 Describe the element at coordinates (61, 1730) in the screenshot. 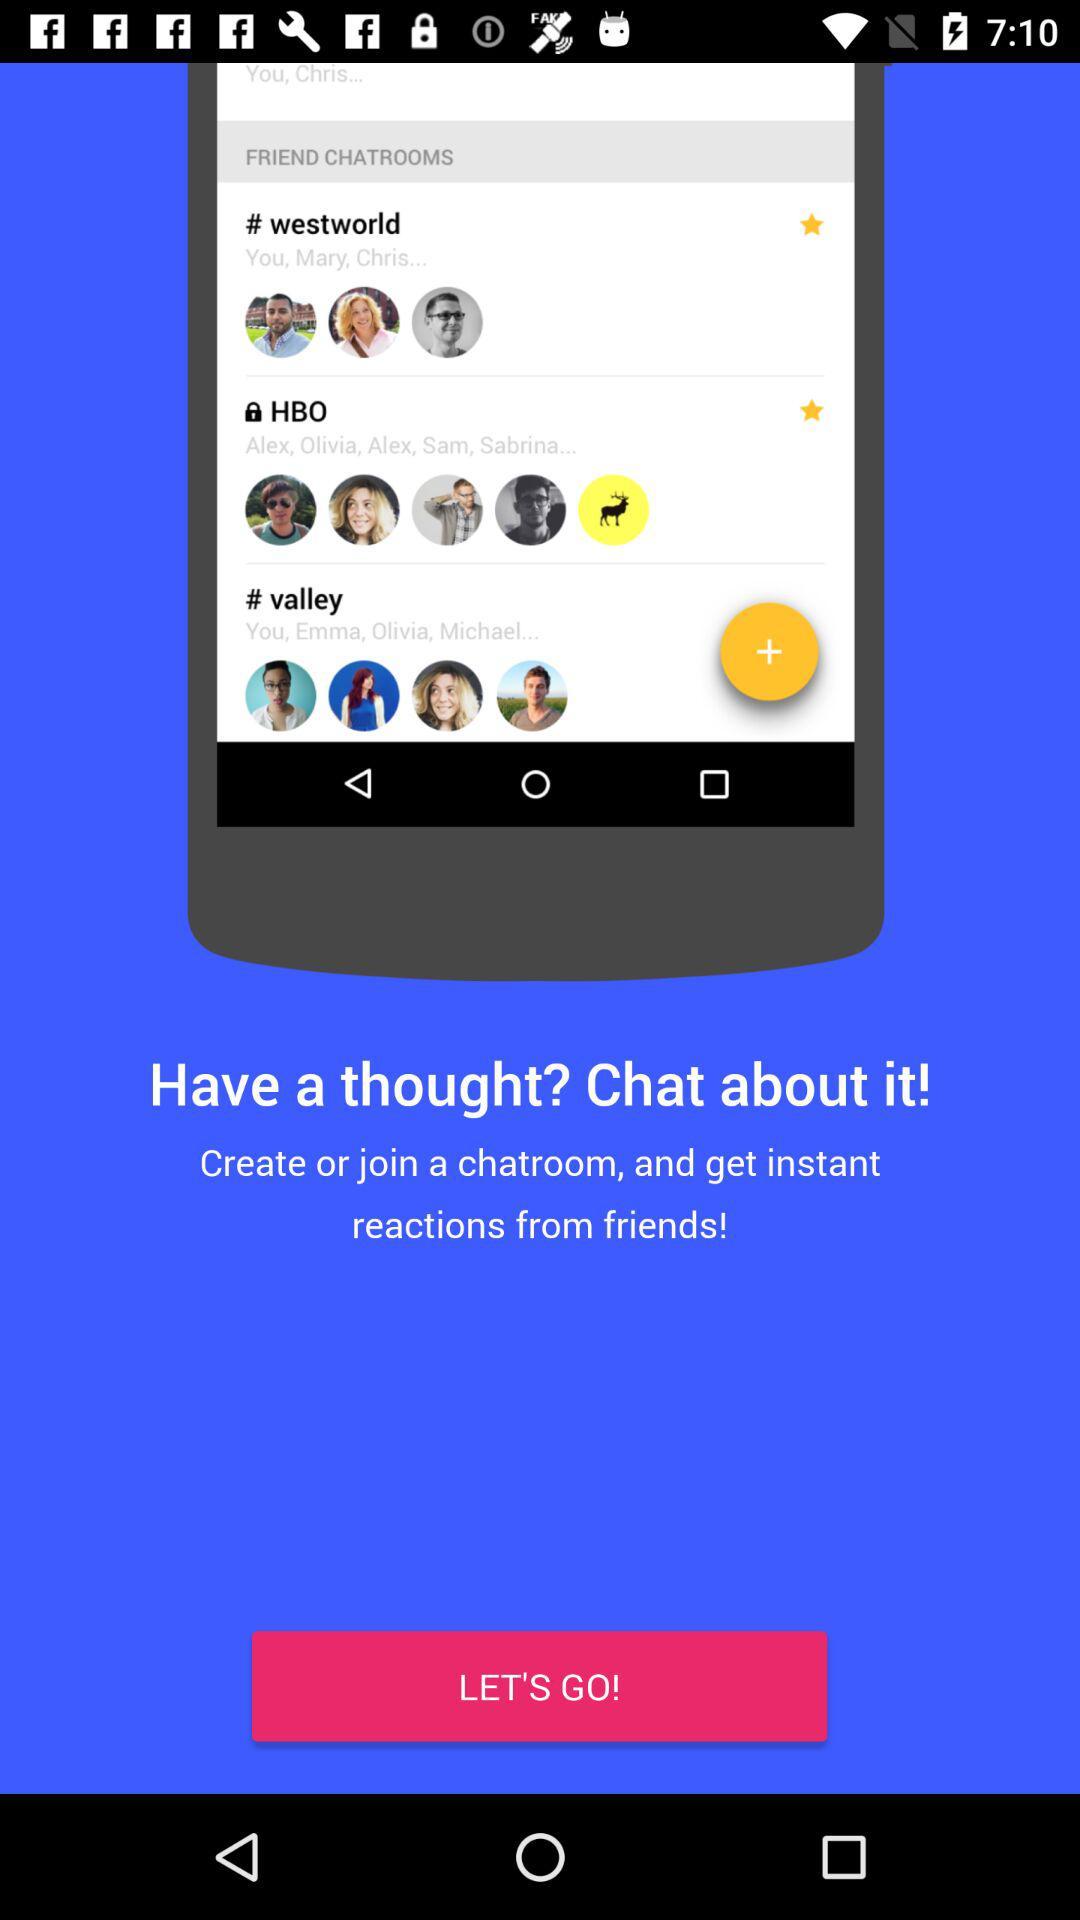

I see `the item next to the let's go!` at that location.